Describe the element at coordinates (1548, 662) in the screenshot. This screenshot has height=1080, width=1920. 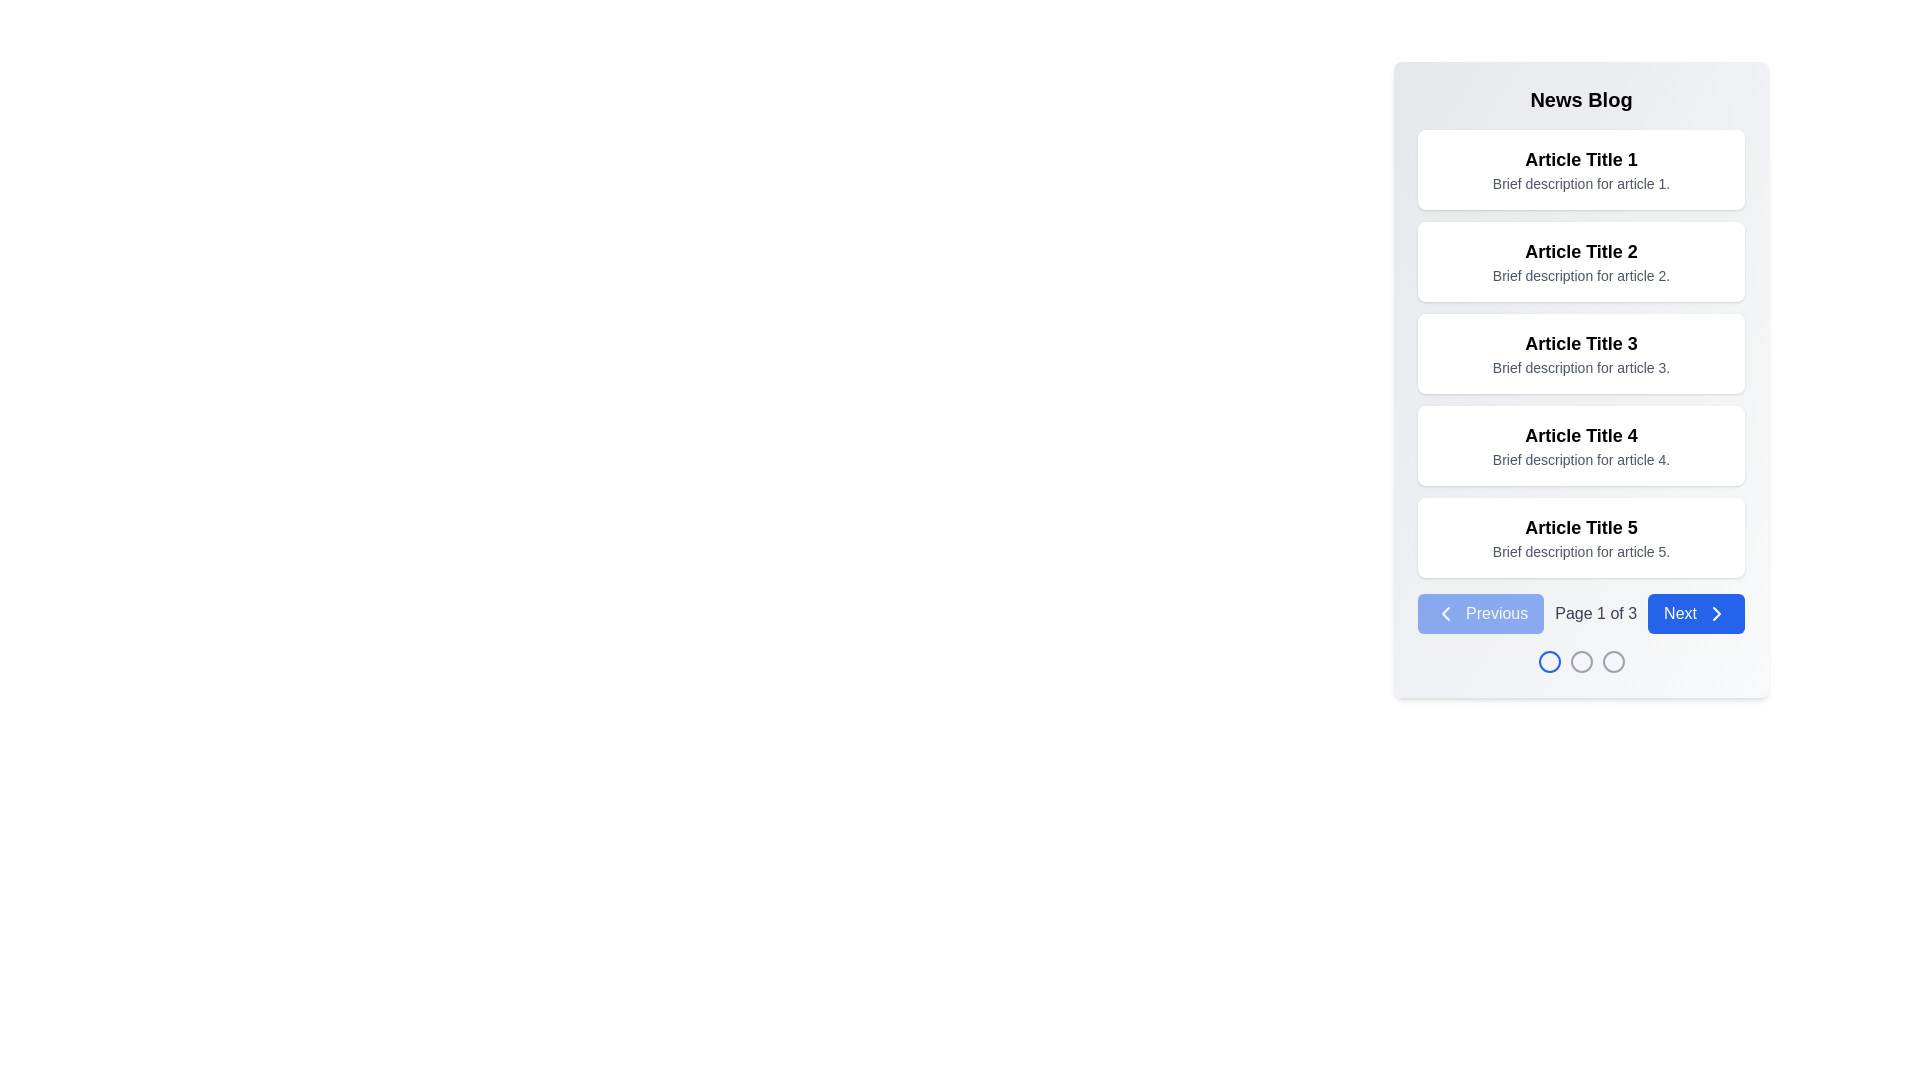
I see `the first circular pagination indicator, which is a blue-bordered SVG graphic located at the bottom center of the page` at that location.